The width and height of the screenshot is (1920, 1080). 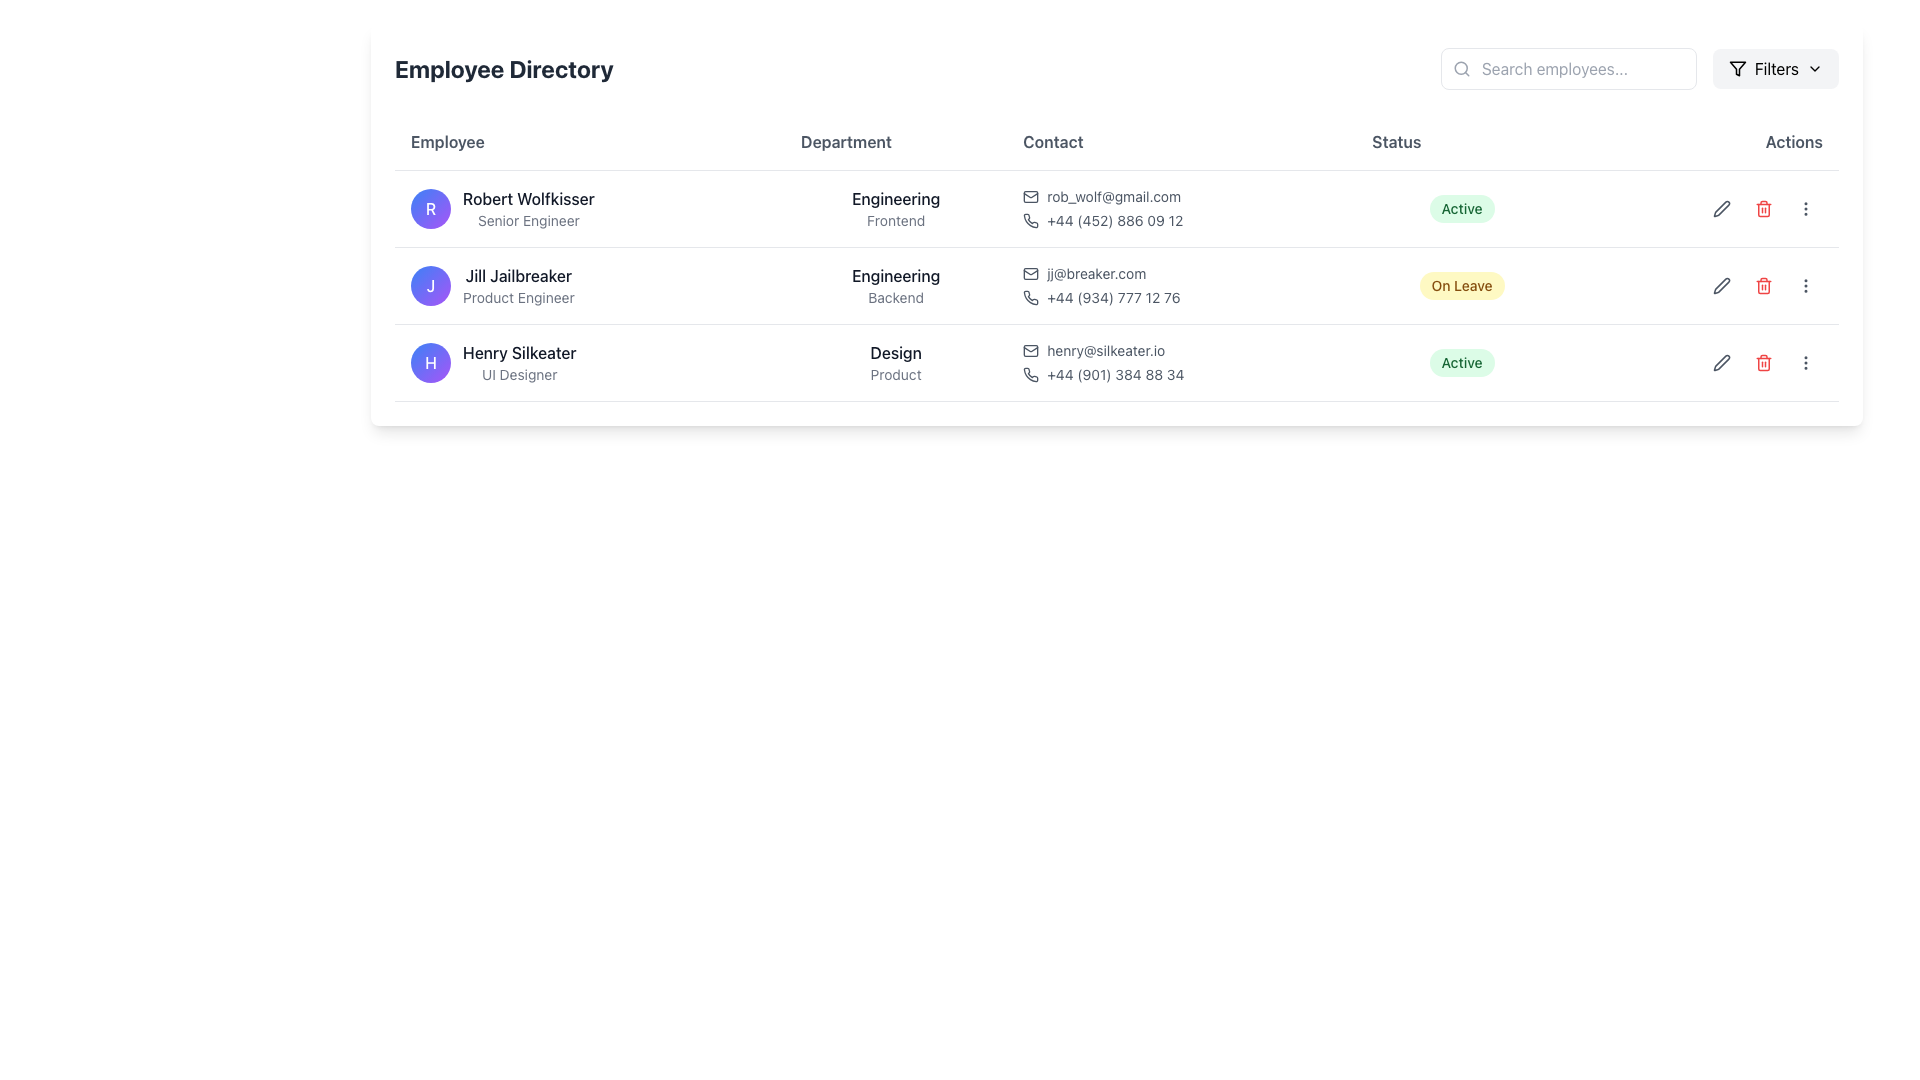 I want to click on the 'On Leave' label with a yellow background and dark text located in the 'Status' column of the second row associated with 'Jill Jailbreaker', so click(x=1462, y=285).